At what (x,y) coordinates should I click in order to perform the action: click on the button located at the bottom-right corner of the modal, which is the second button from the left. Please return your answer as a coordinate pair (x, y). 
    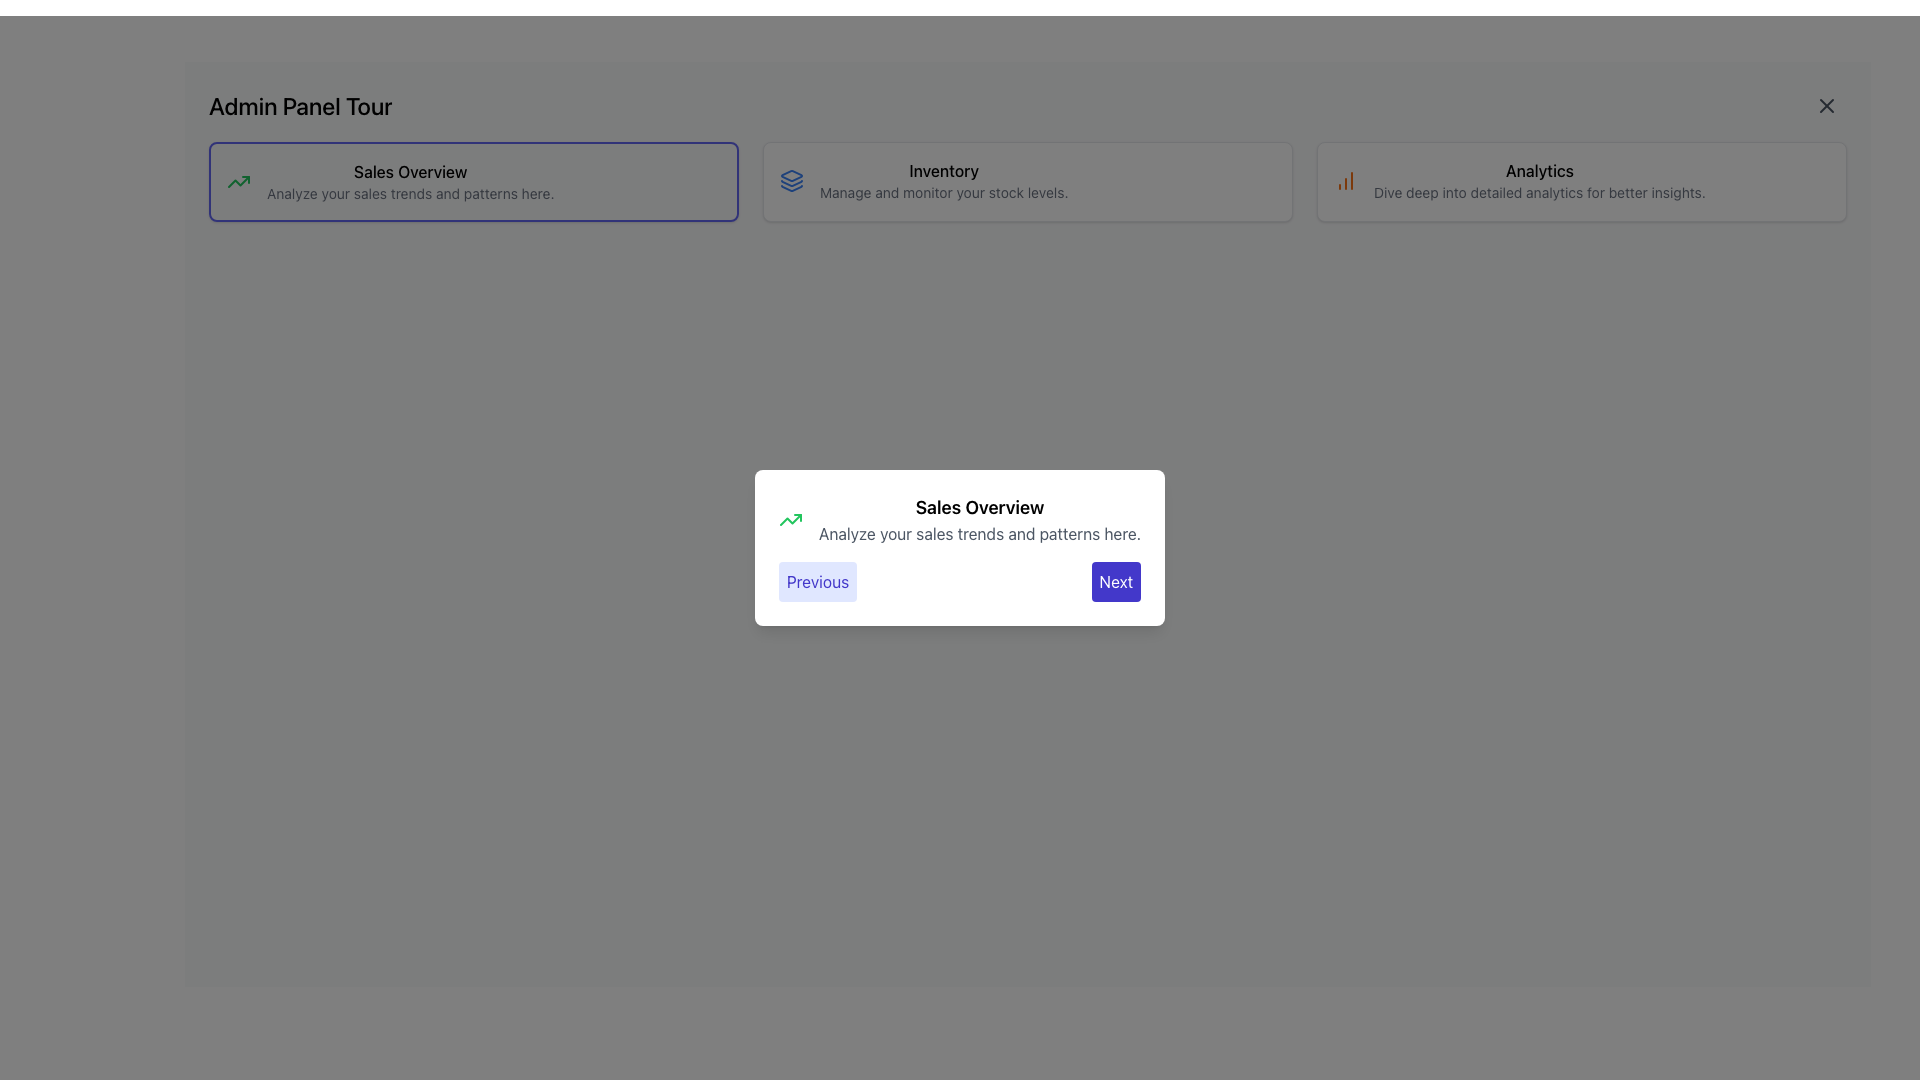
    Looking at the image, I should click on (1115, 582).